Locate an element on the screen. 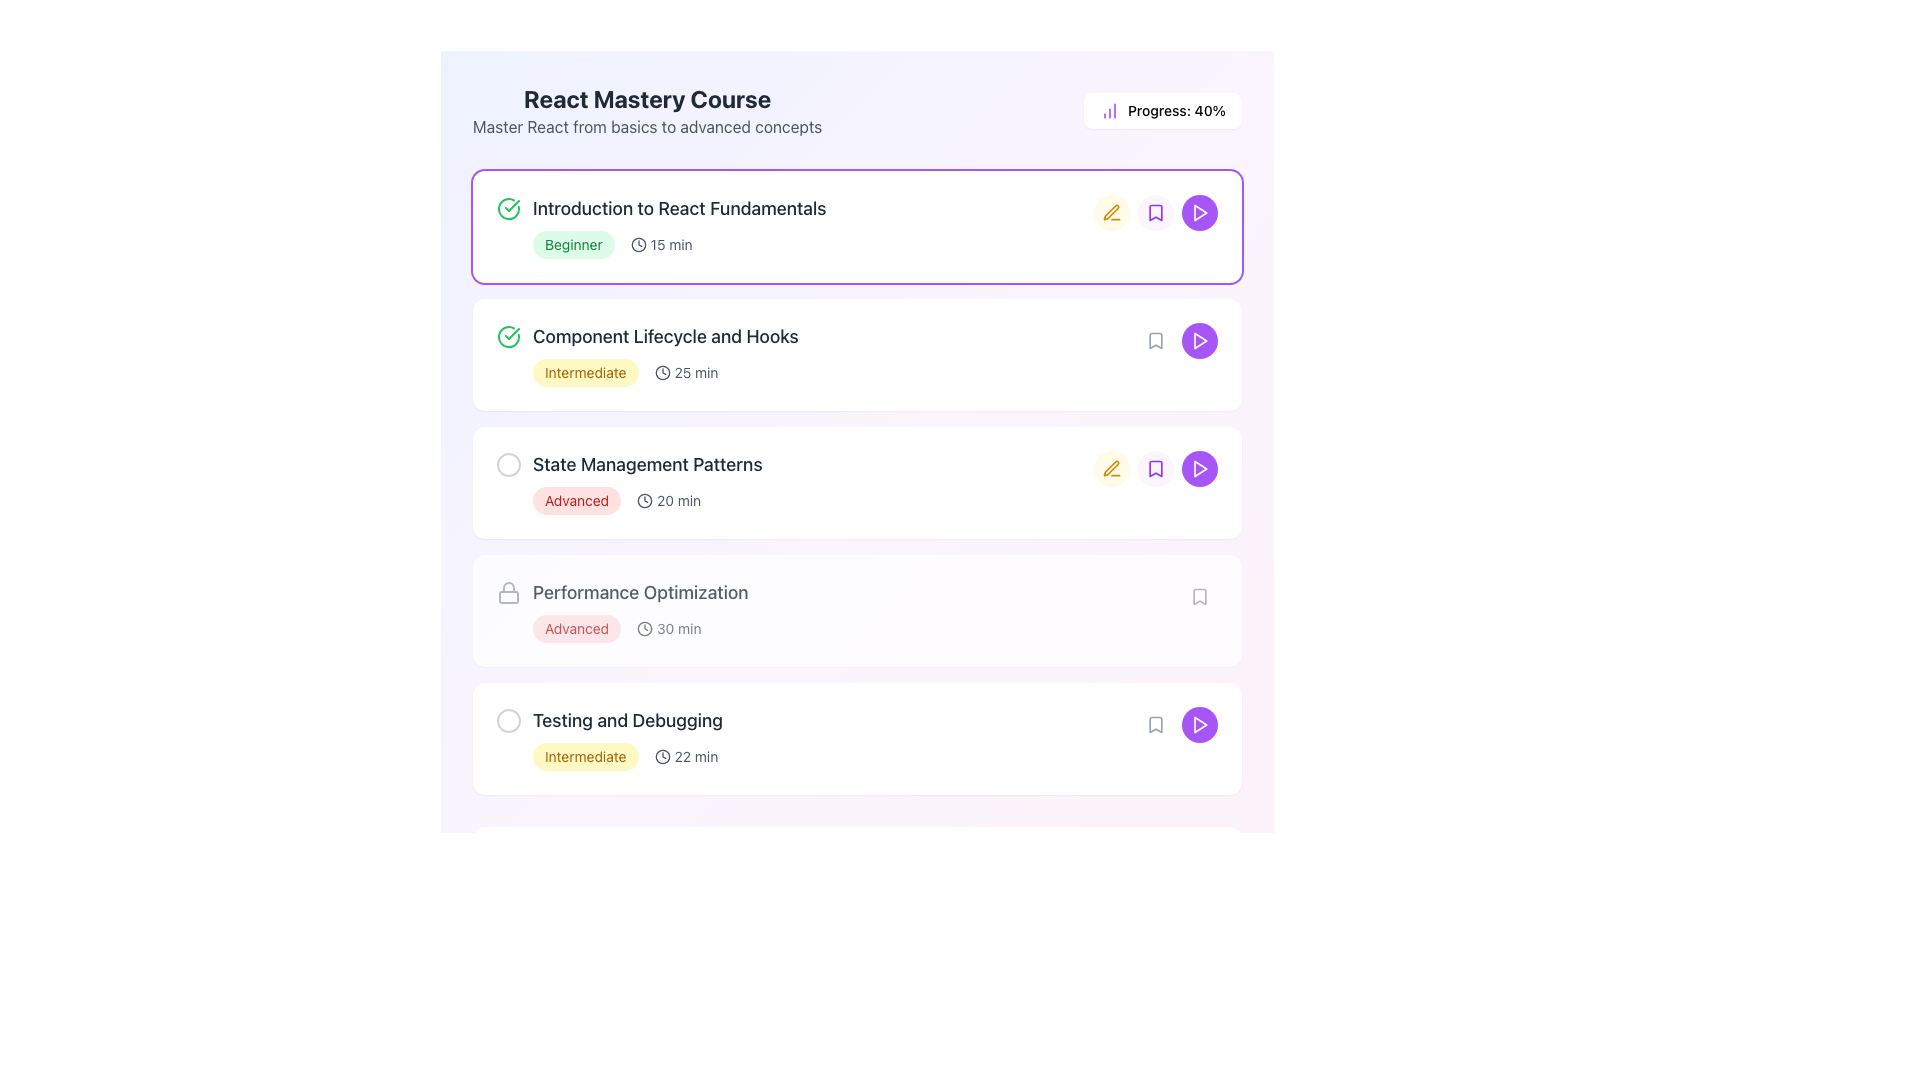 Image resolution: width=1920 pixels, height=1080 pixels. the playback icon button located at the far right of the 'Introduction to React Fundamentals' entry's action area is located at coordinates (1200, 212).